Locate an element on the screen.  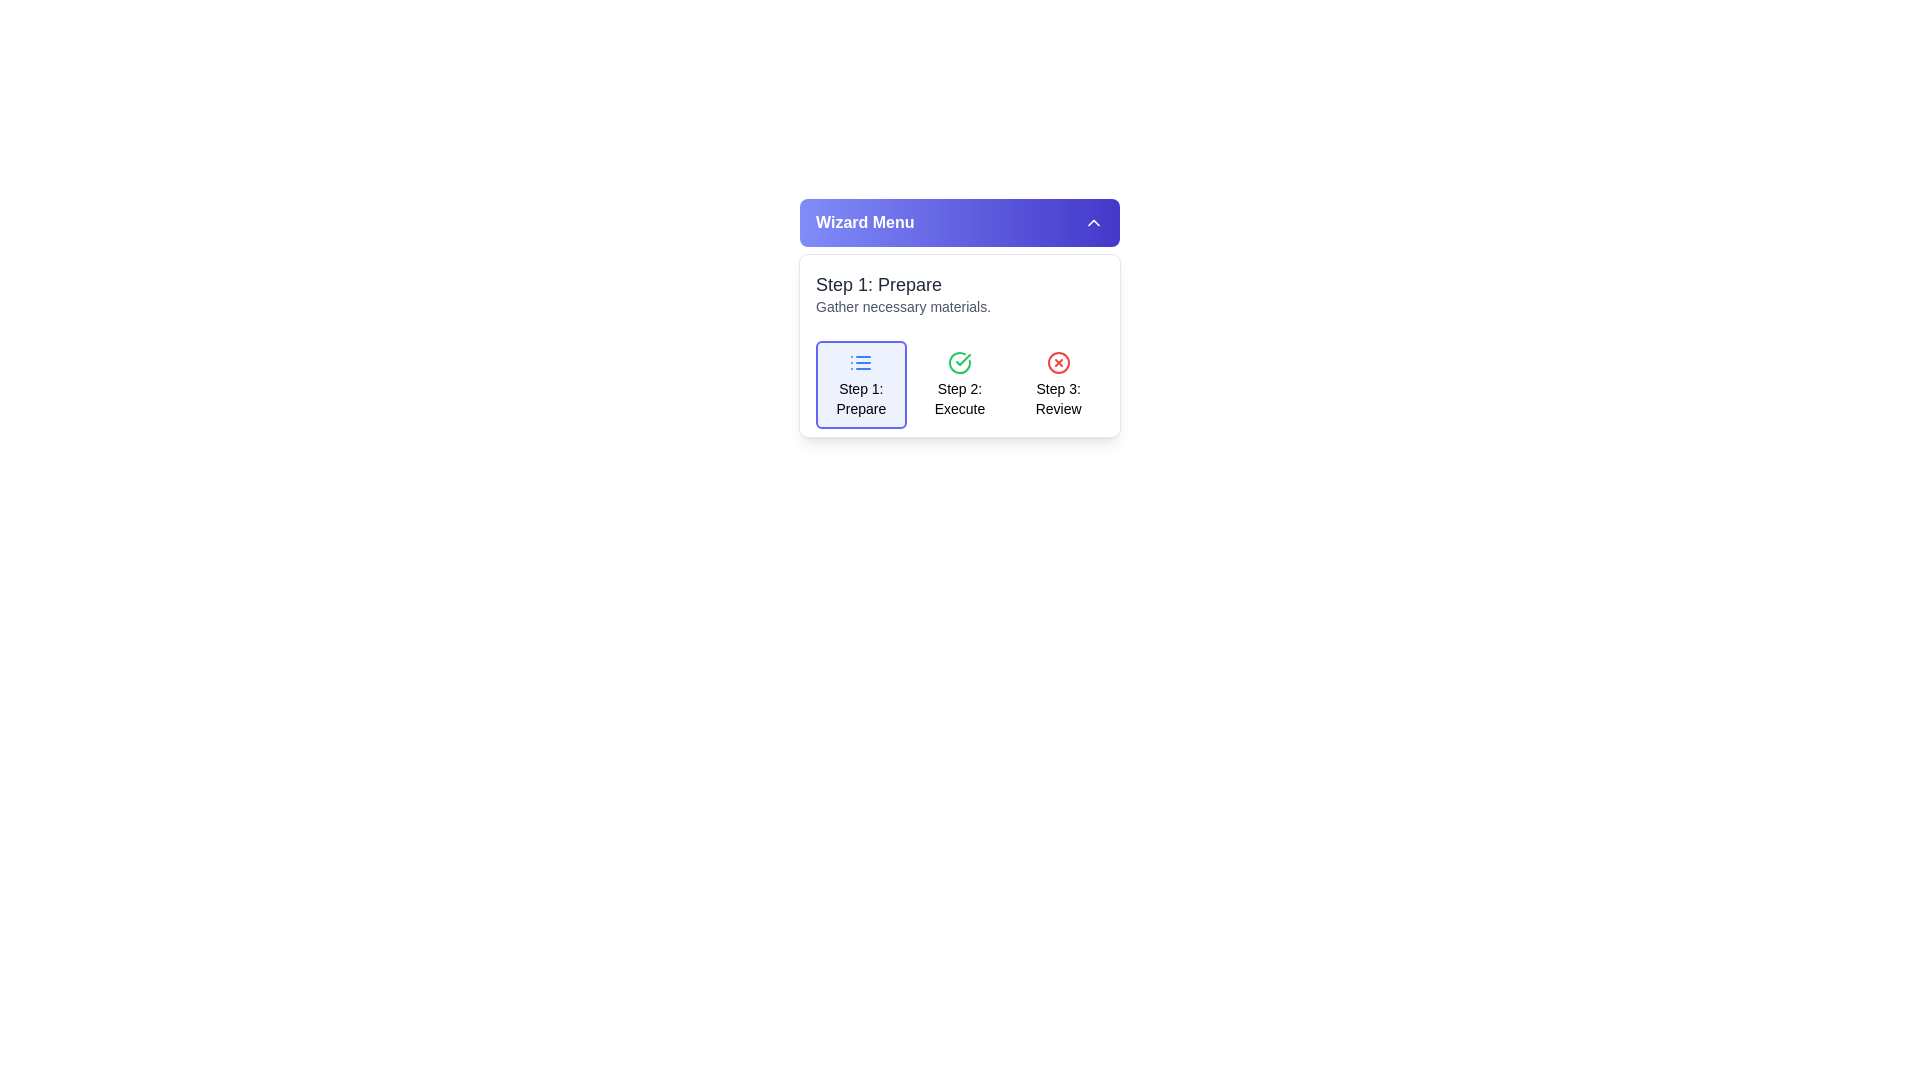
text of the label indicating 'Step 2' in the wizard process, which is located in the horizontal layout of steps within the 'Wizard Menu' is located at coordinates (960, 398).